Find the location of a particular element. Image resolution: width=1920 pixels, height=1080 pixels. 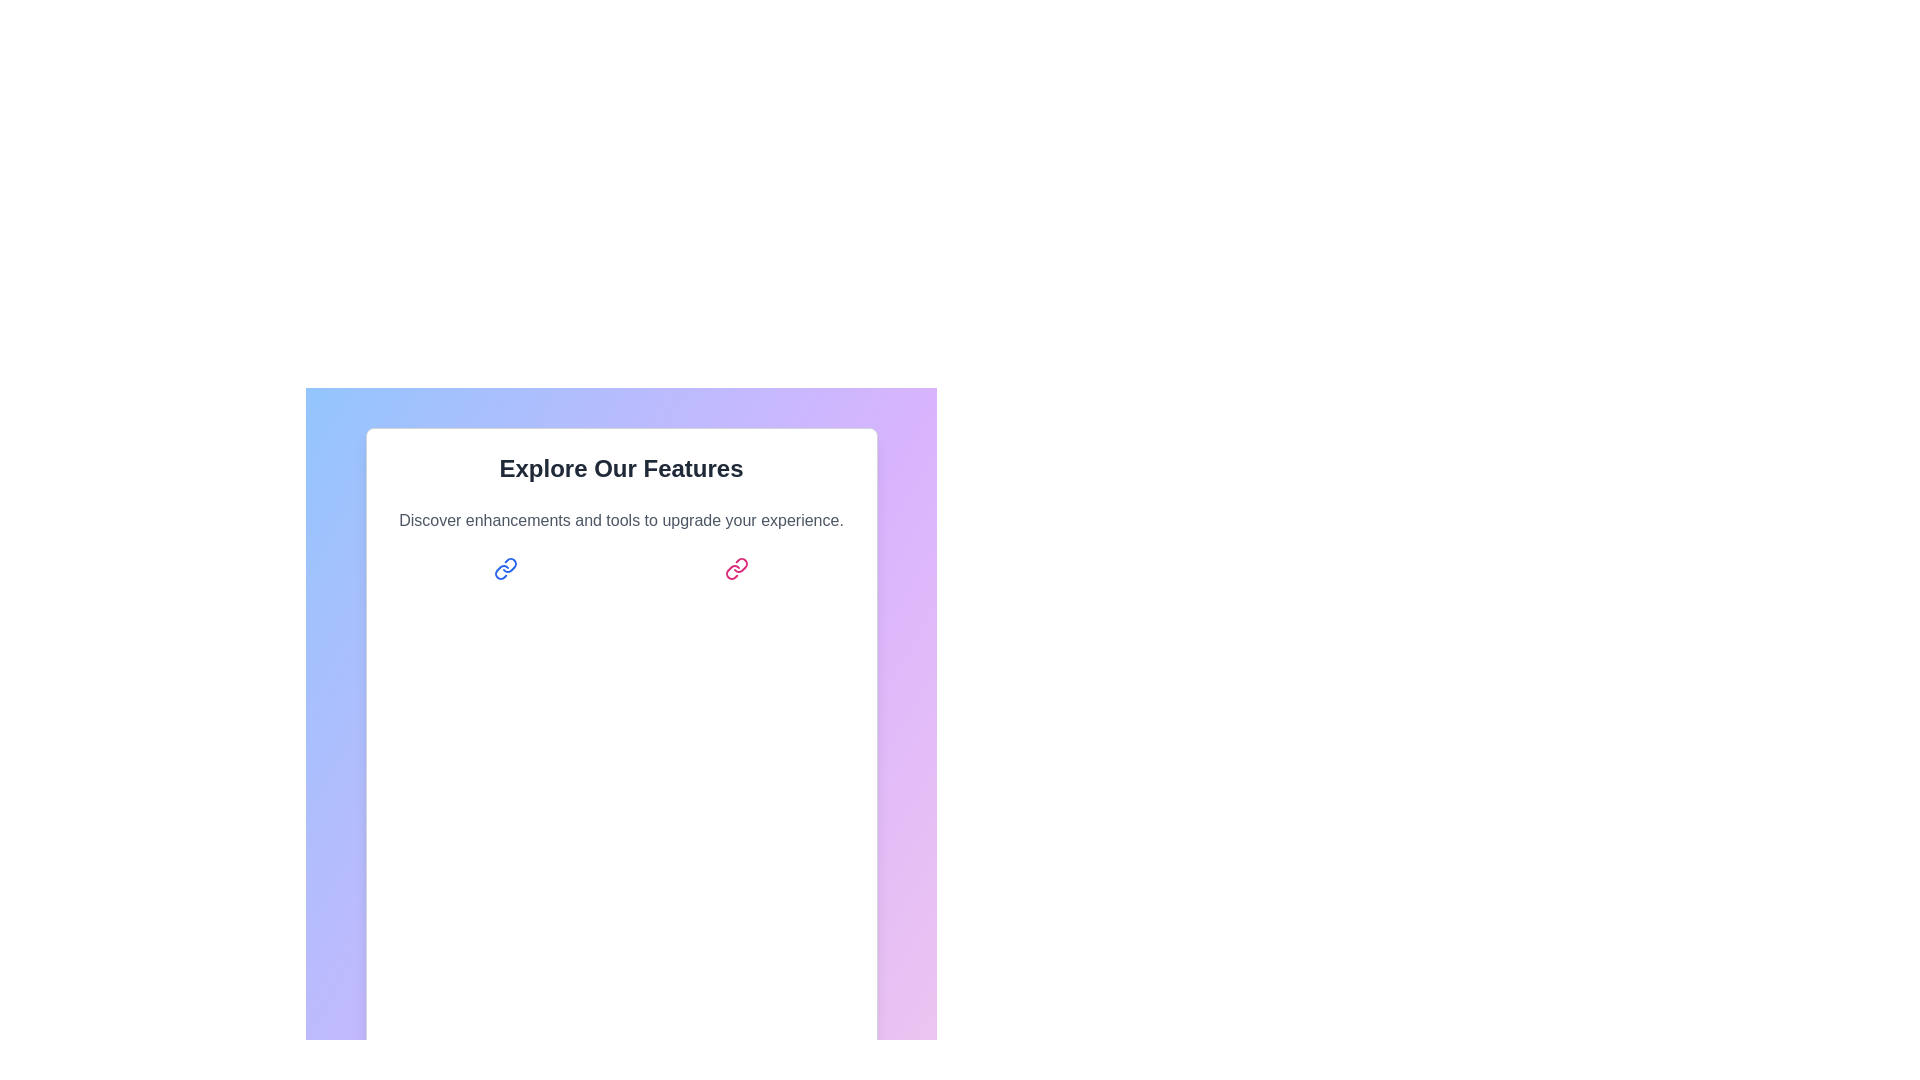

the SVG icon that represents linking or unlinking, located below the 'Explore Our Features' heading and slightly to the right in the layout is located at coordinates (732, 572).